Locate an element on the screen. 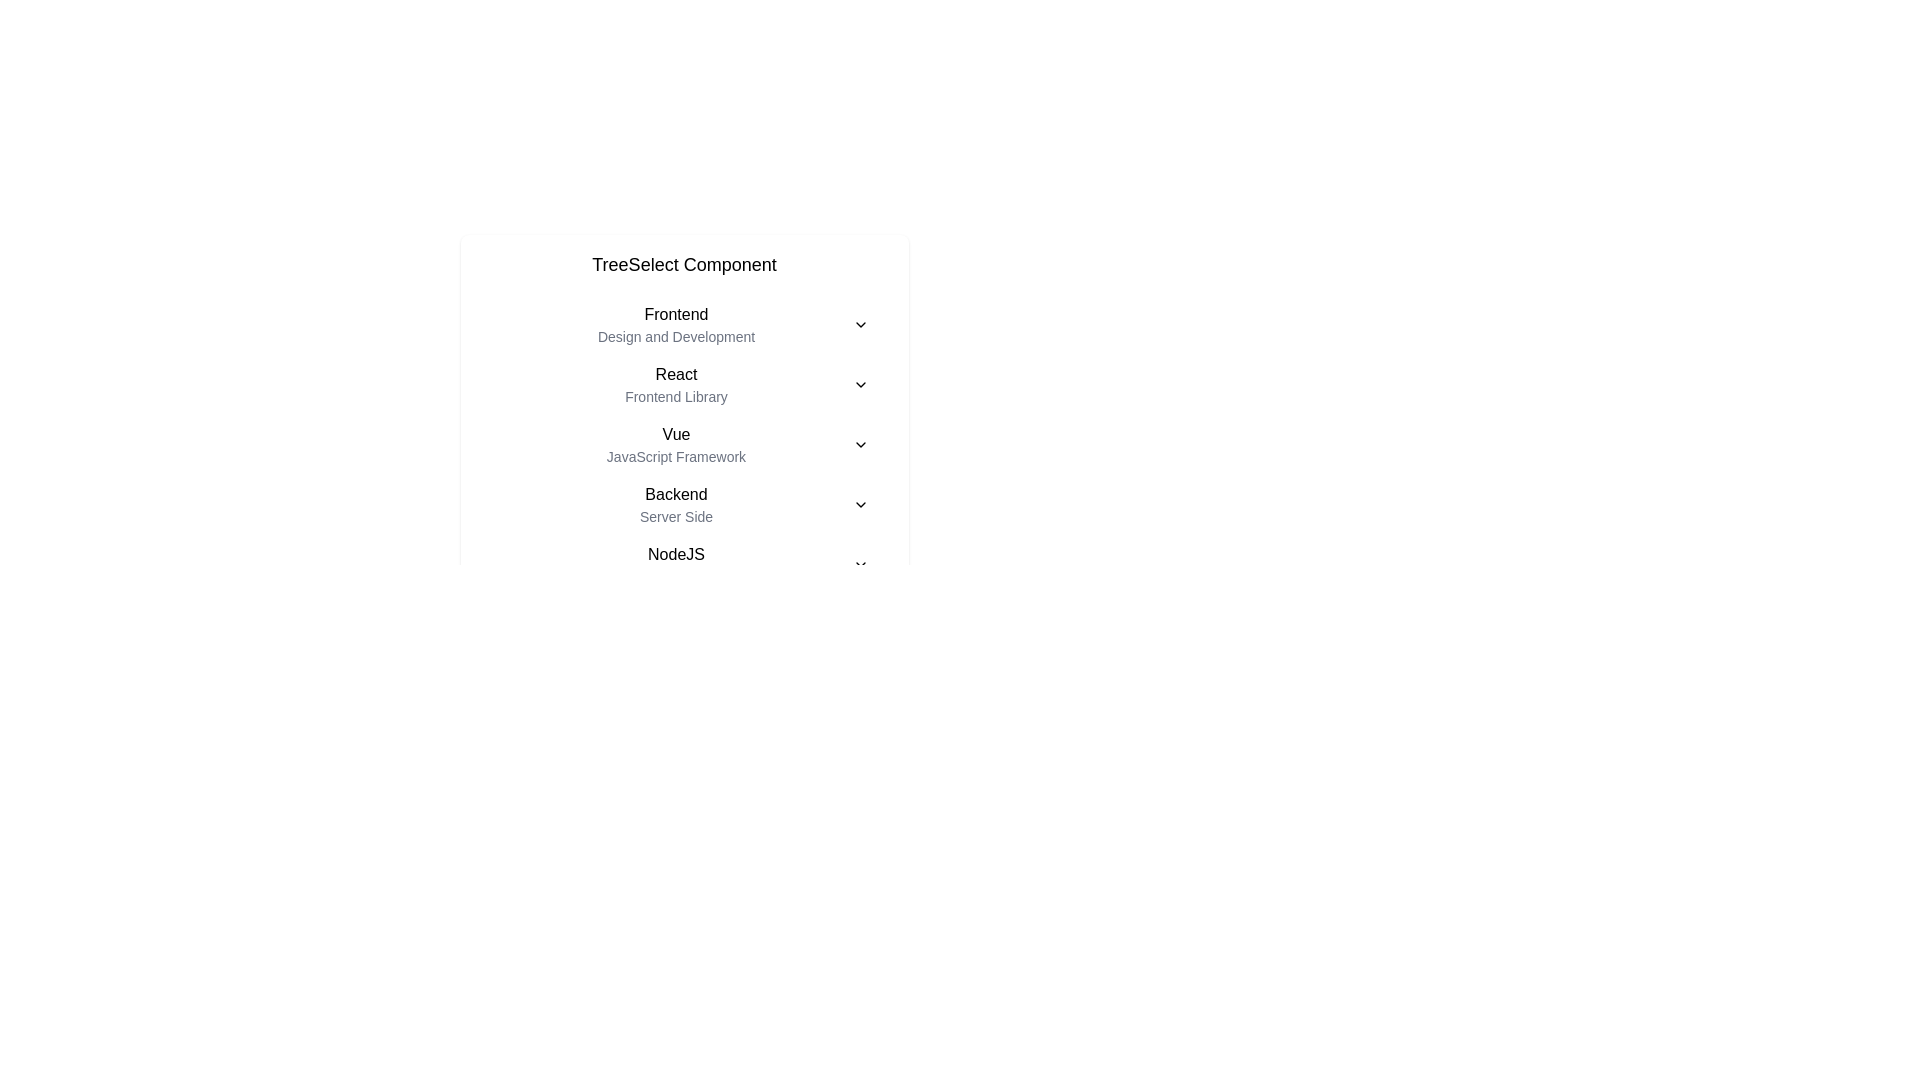 Image resolution: width=1920 pixels, height=1080 pixels. the 'React' text label within the TreeSelect Component is located at coordinates (676, 385).